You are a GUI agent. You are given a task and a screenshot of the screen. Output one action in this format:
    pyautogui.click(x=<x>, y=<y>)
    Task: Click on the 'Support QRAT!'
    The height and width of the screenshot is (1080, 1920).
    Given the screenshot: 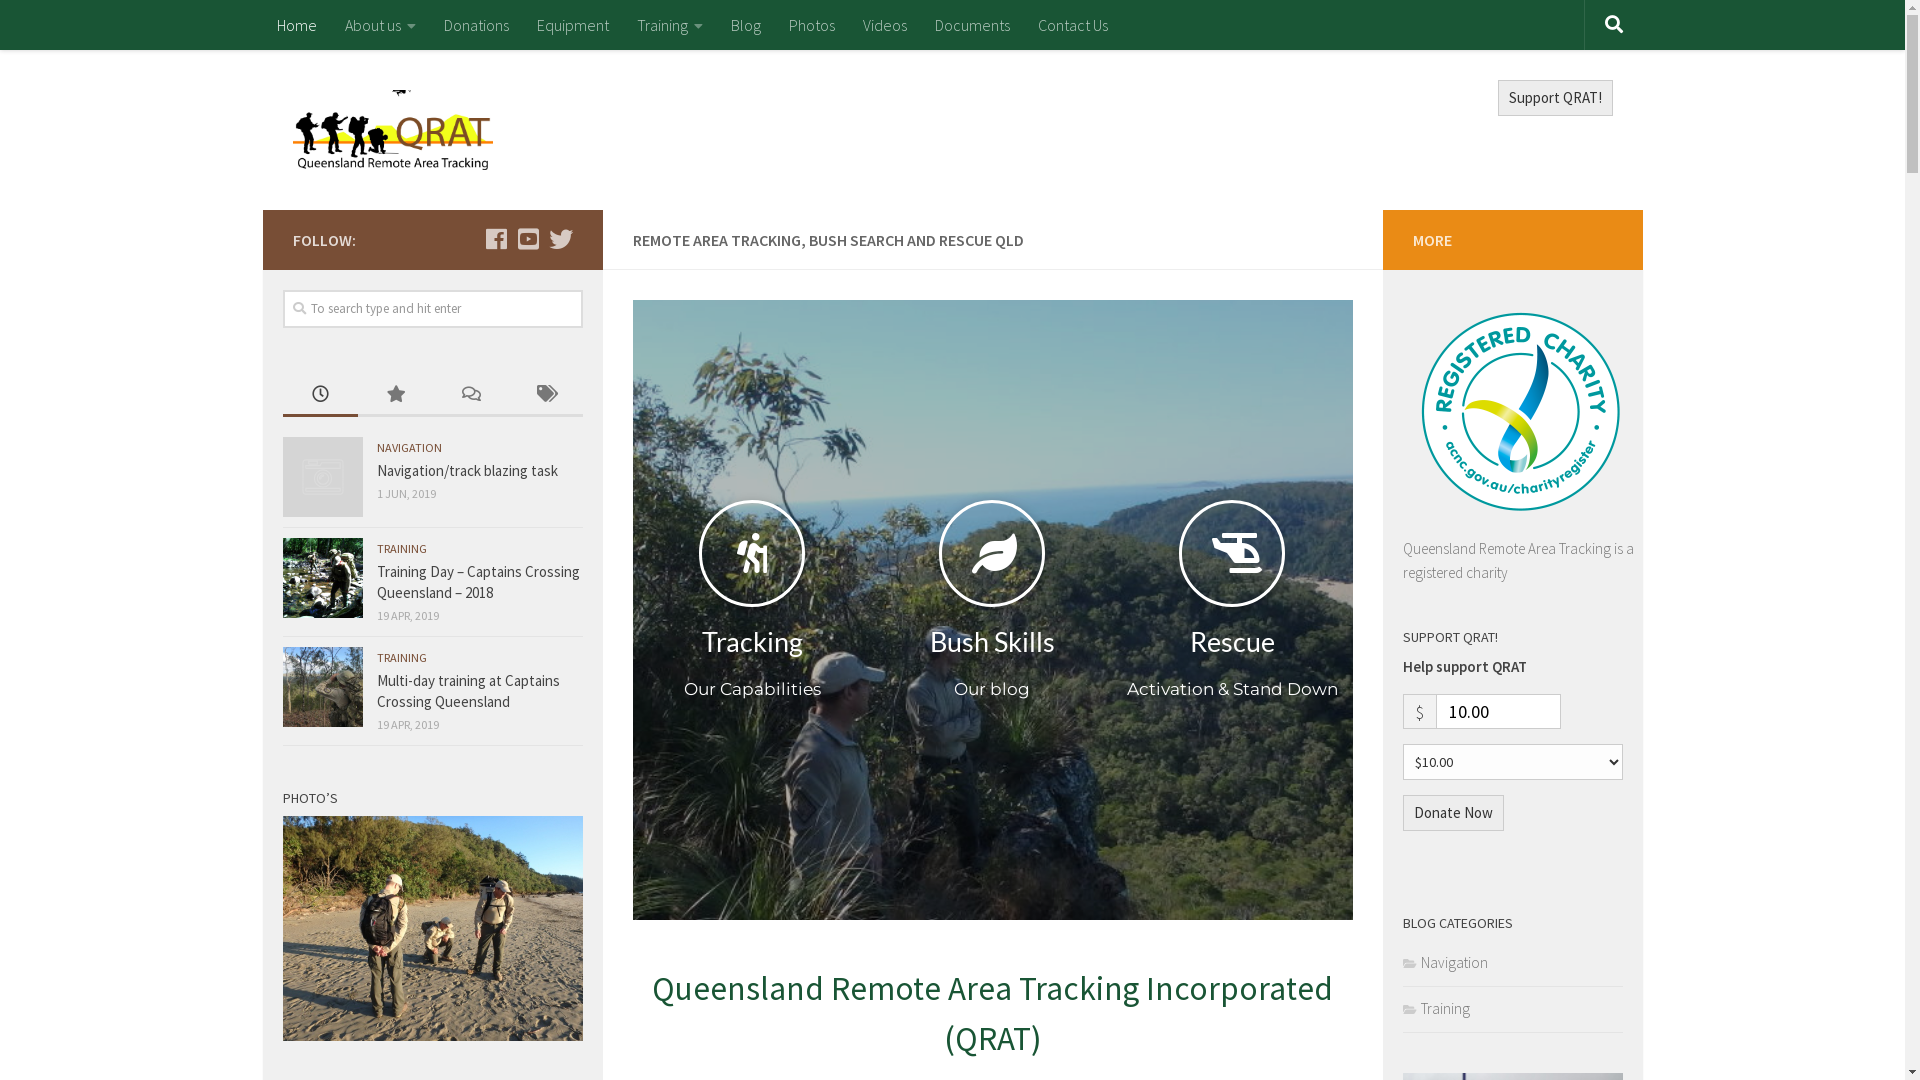 What is the action you would take?
    pyautogui.click(x=1554, y=97)
    